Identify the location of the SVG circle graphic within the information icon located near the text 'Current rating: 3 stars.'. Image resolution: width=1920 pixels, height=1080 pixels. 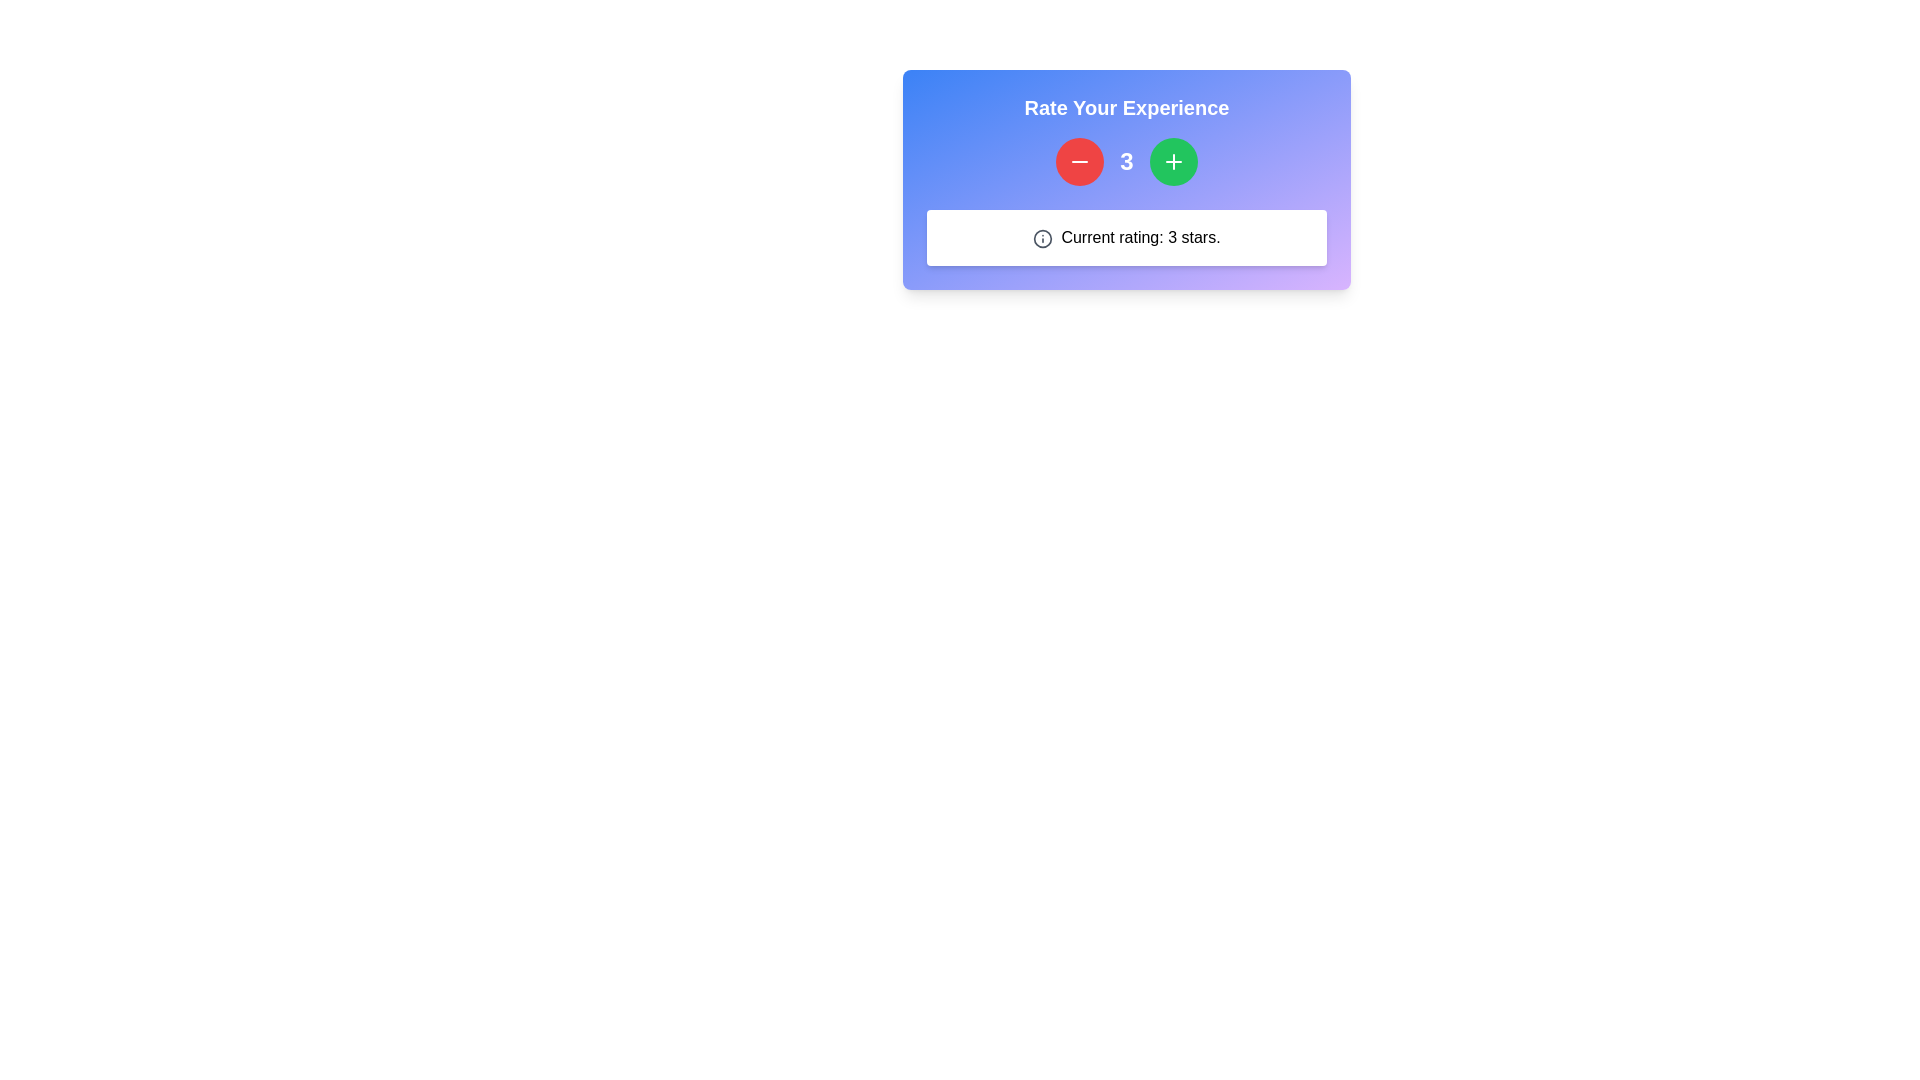
(1042, 237).